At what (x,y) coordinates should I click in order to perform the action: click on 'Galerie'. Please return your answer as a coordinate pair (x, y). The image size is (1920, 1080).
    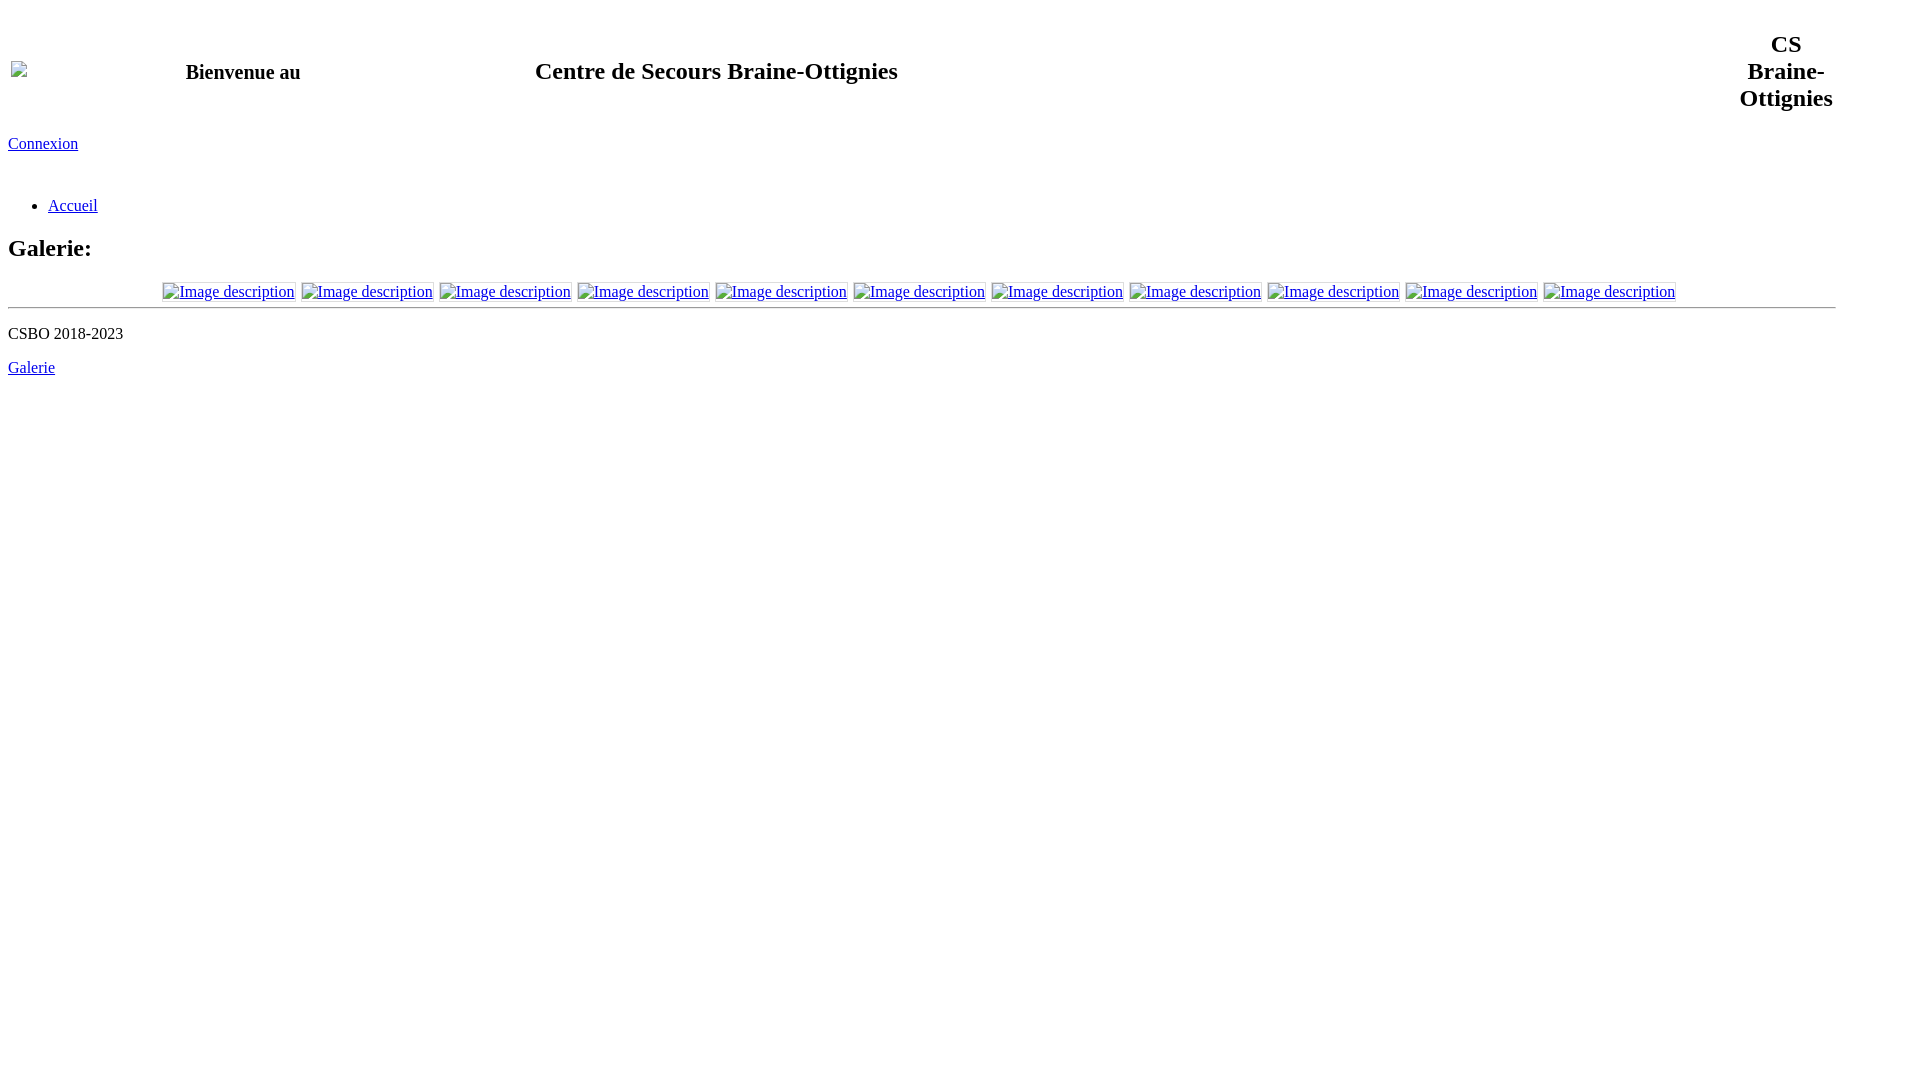
    Looking at the image, I should click on (31, 367).